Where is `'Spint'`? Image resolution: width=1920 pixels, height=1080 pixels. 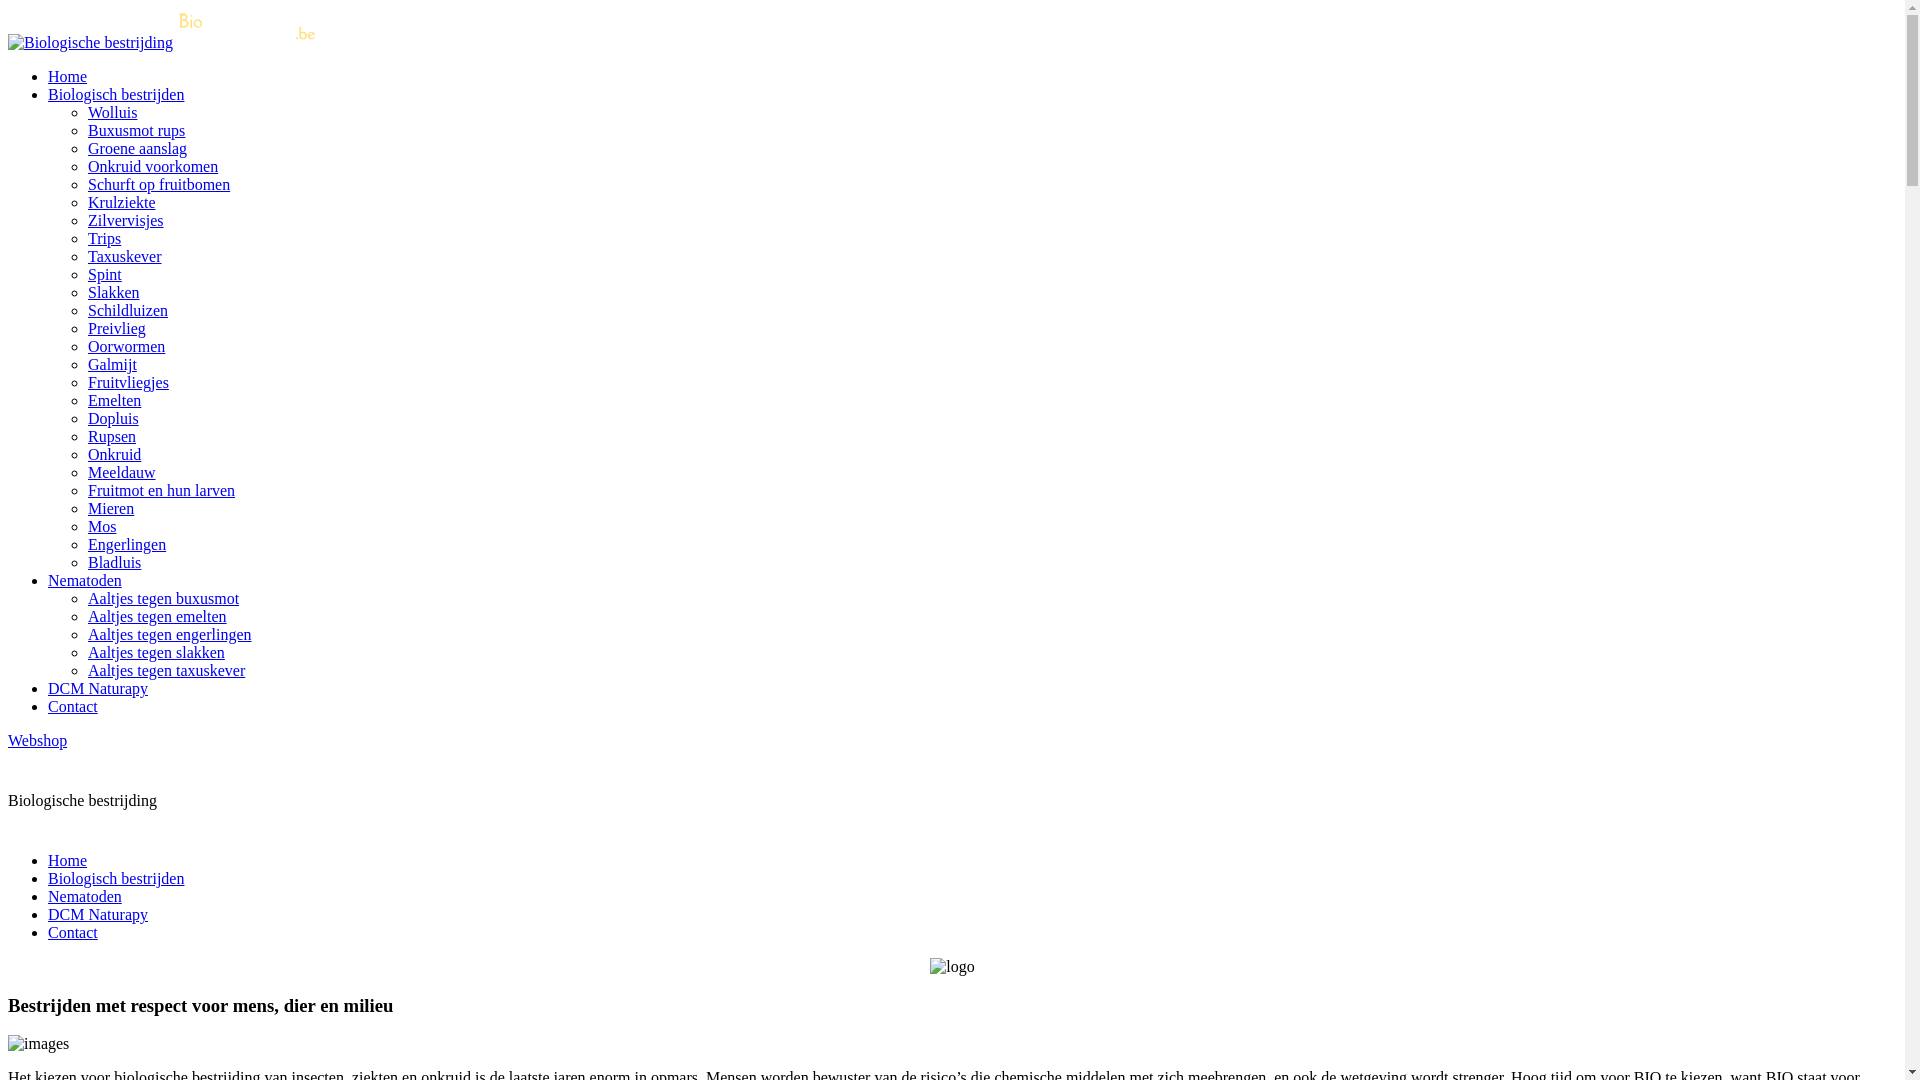 'Spint' is located at coordinates (104, 274).